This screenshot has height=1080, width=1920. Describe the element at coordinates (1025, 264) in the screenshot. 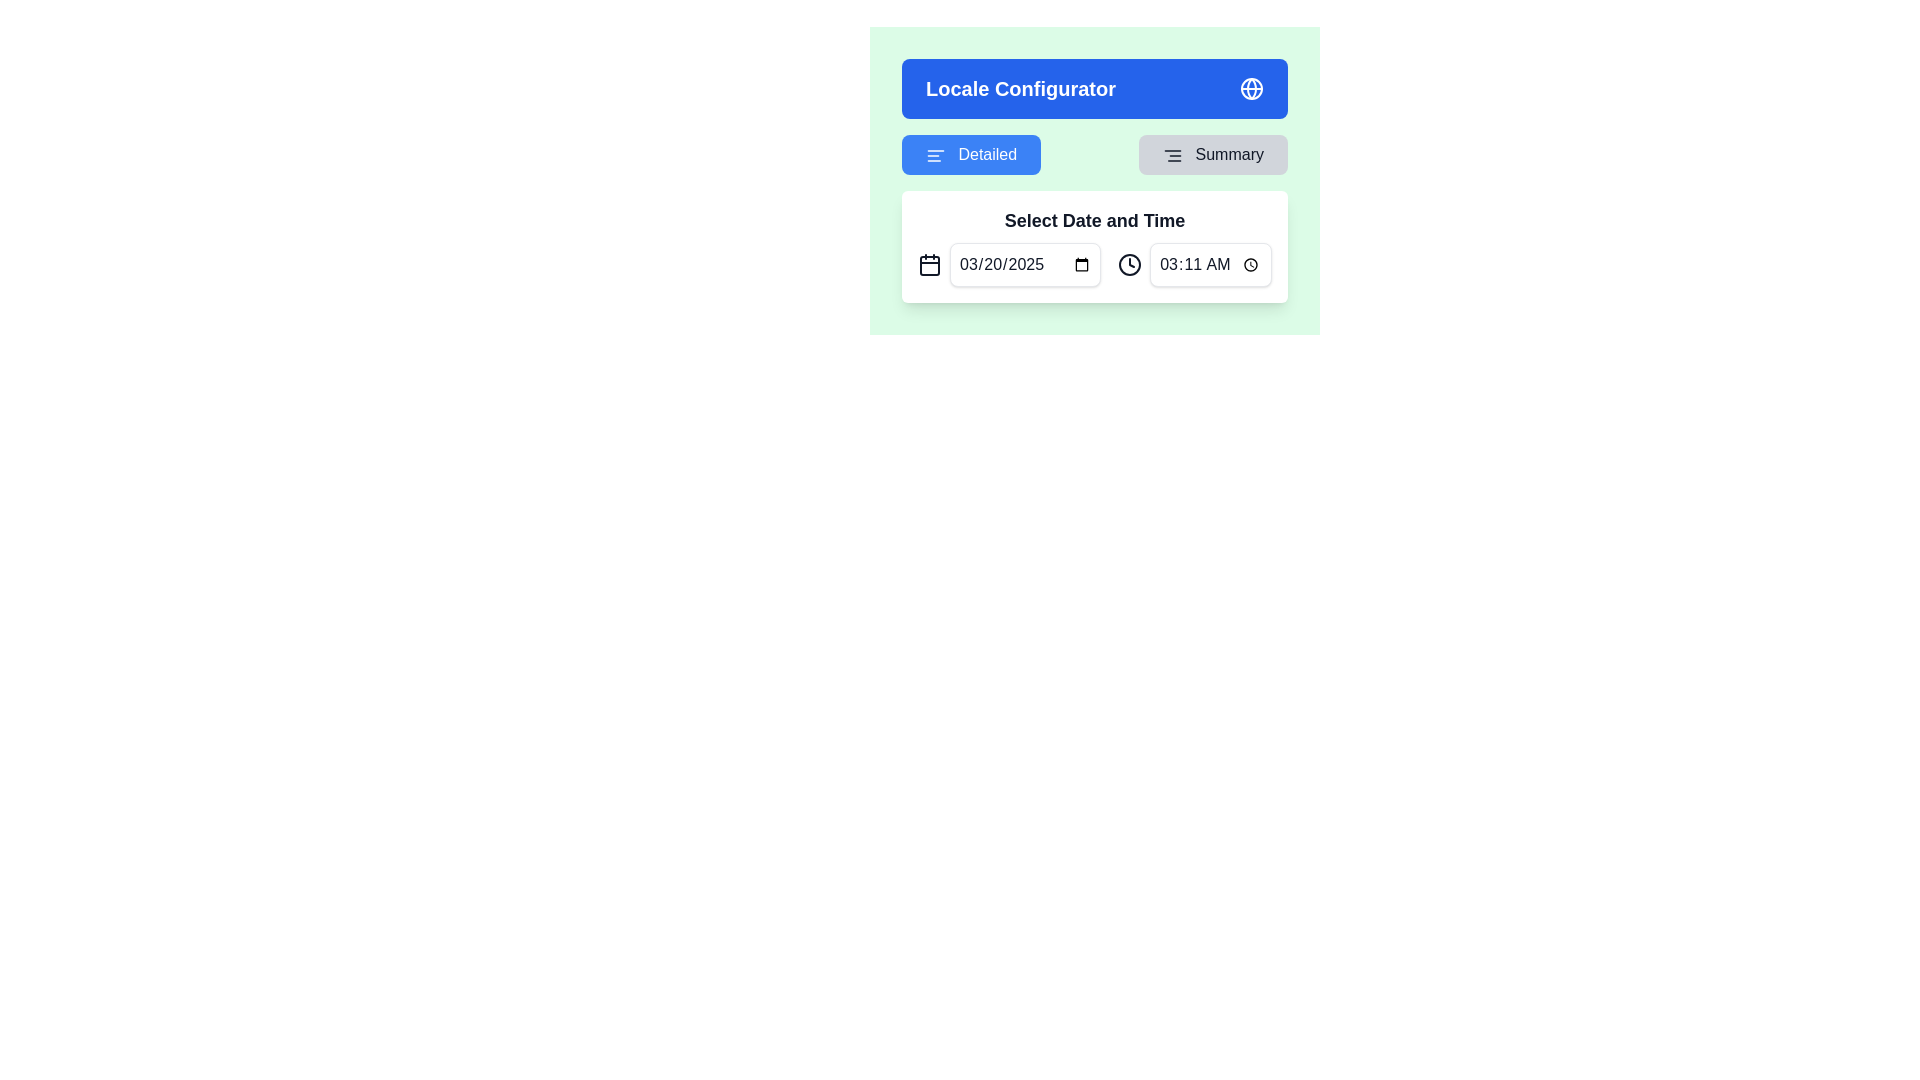

I see `the date input field displaying '03/20/2025'` at that location.